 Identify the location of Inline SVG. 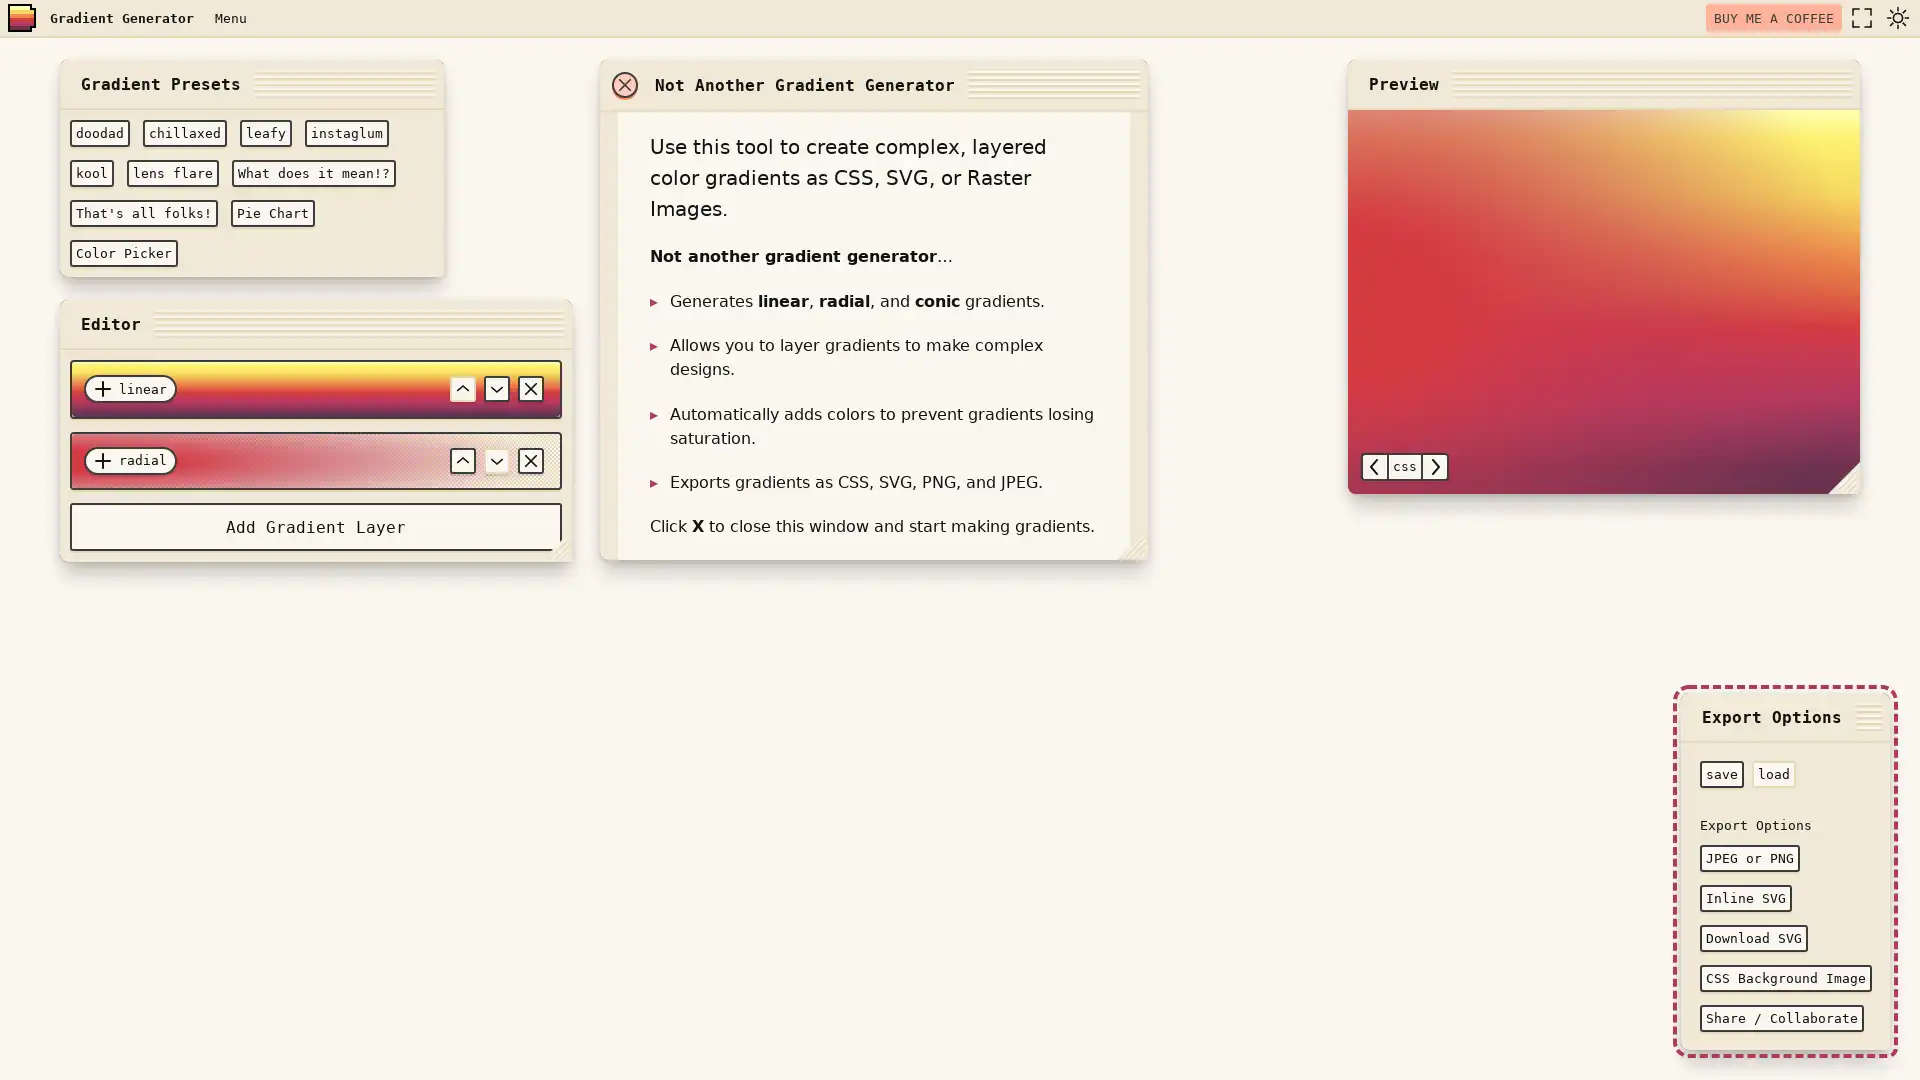
(1744, 897).